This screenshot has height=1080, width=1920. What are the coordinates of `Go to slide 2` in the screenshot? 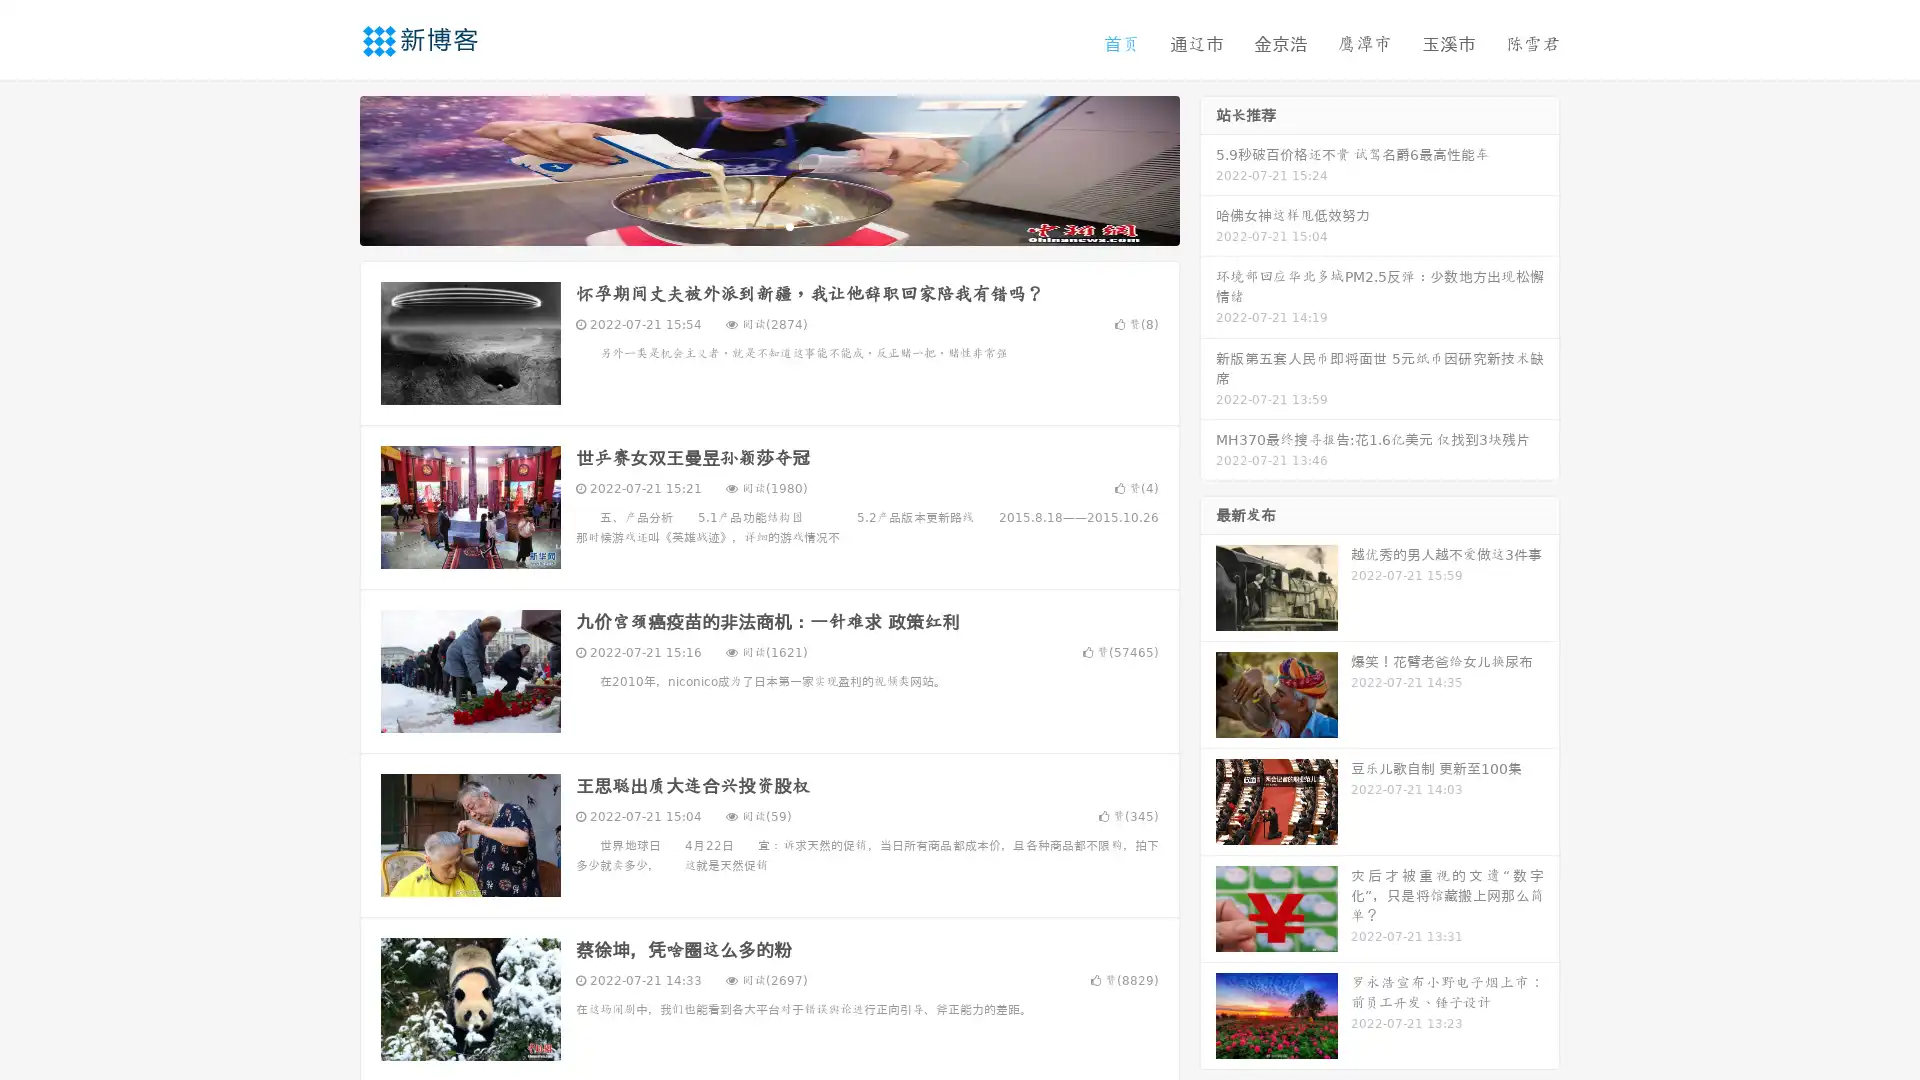 It's located at (768, 225).